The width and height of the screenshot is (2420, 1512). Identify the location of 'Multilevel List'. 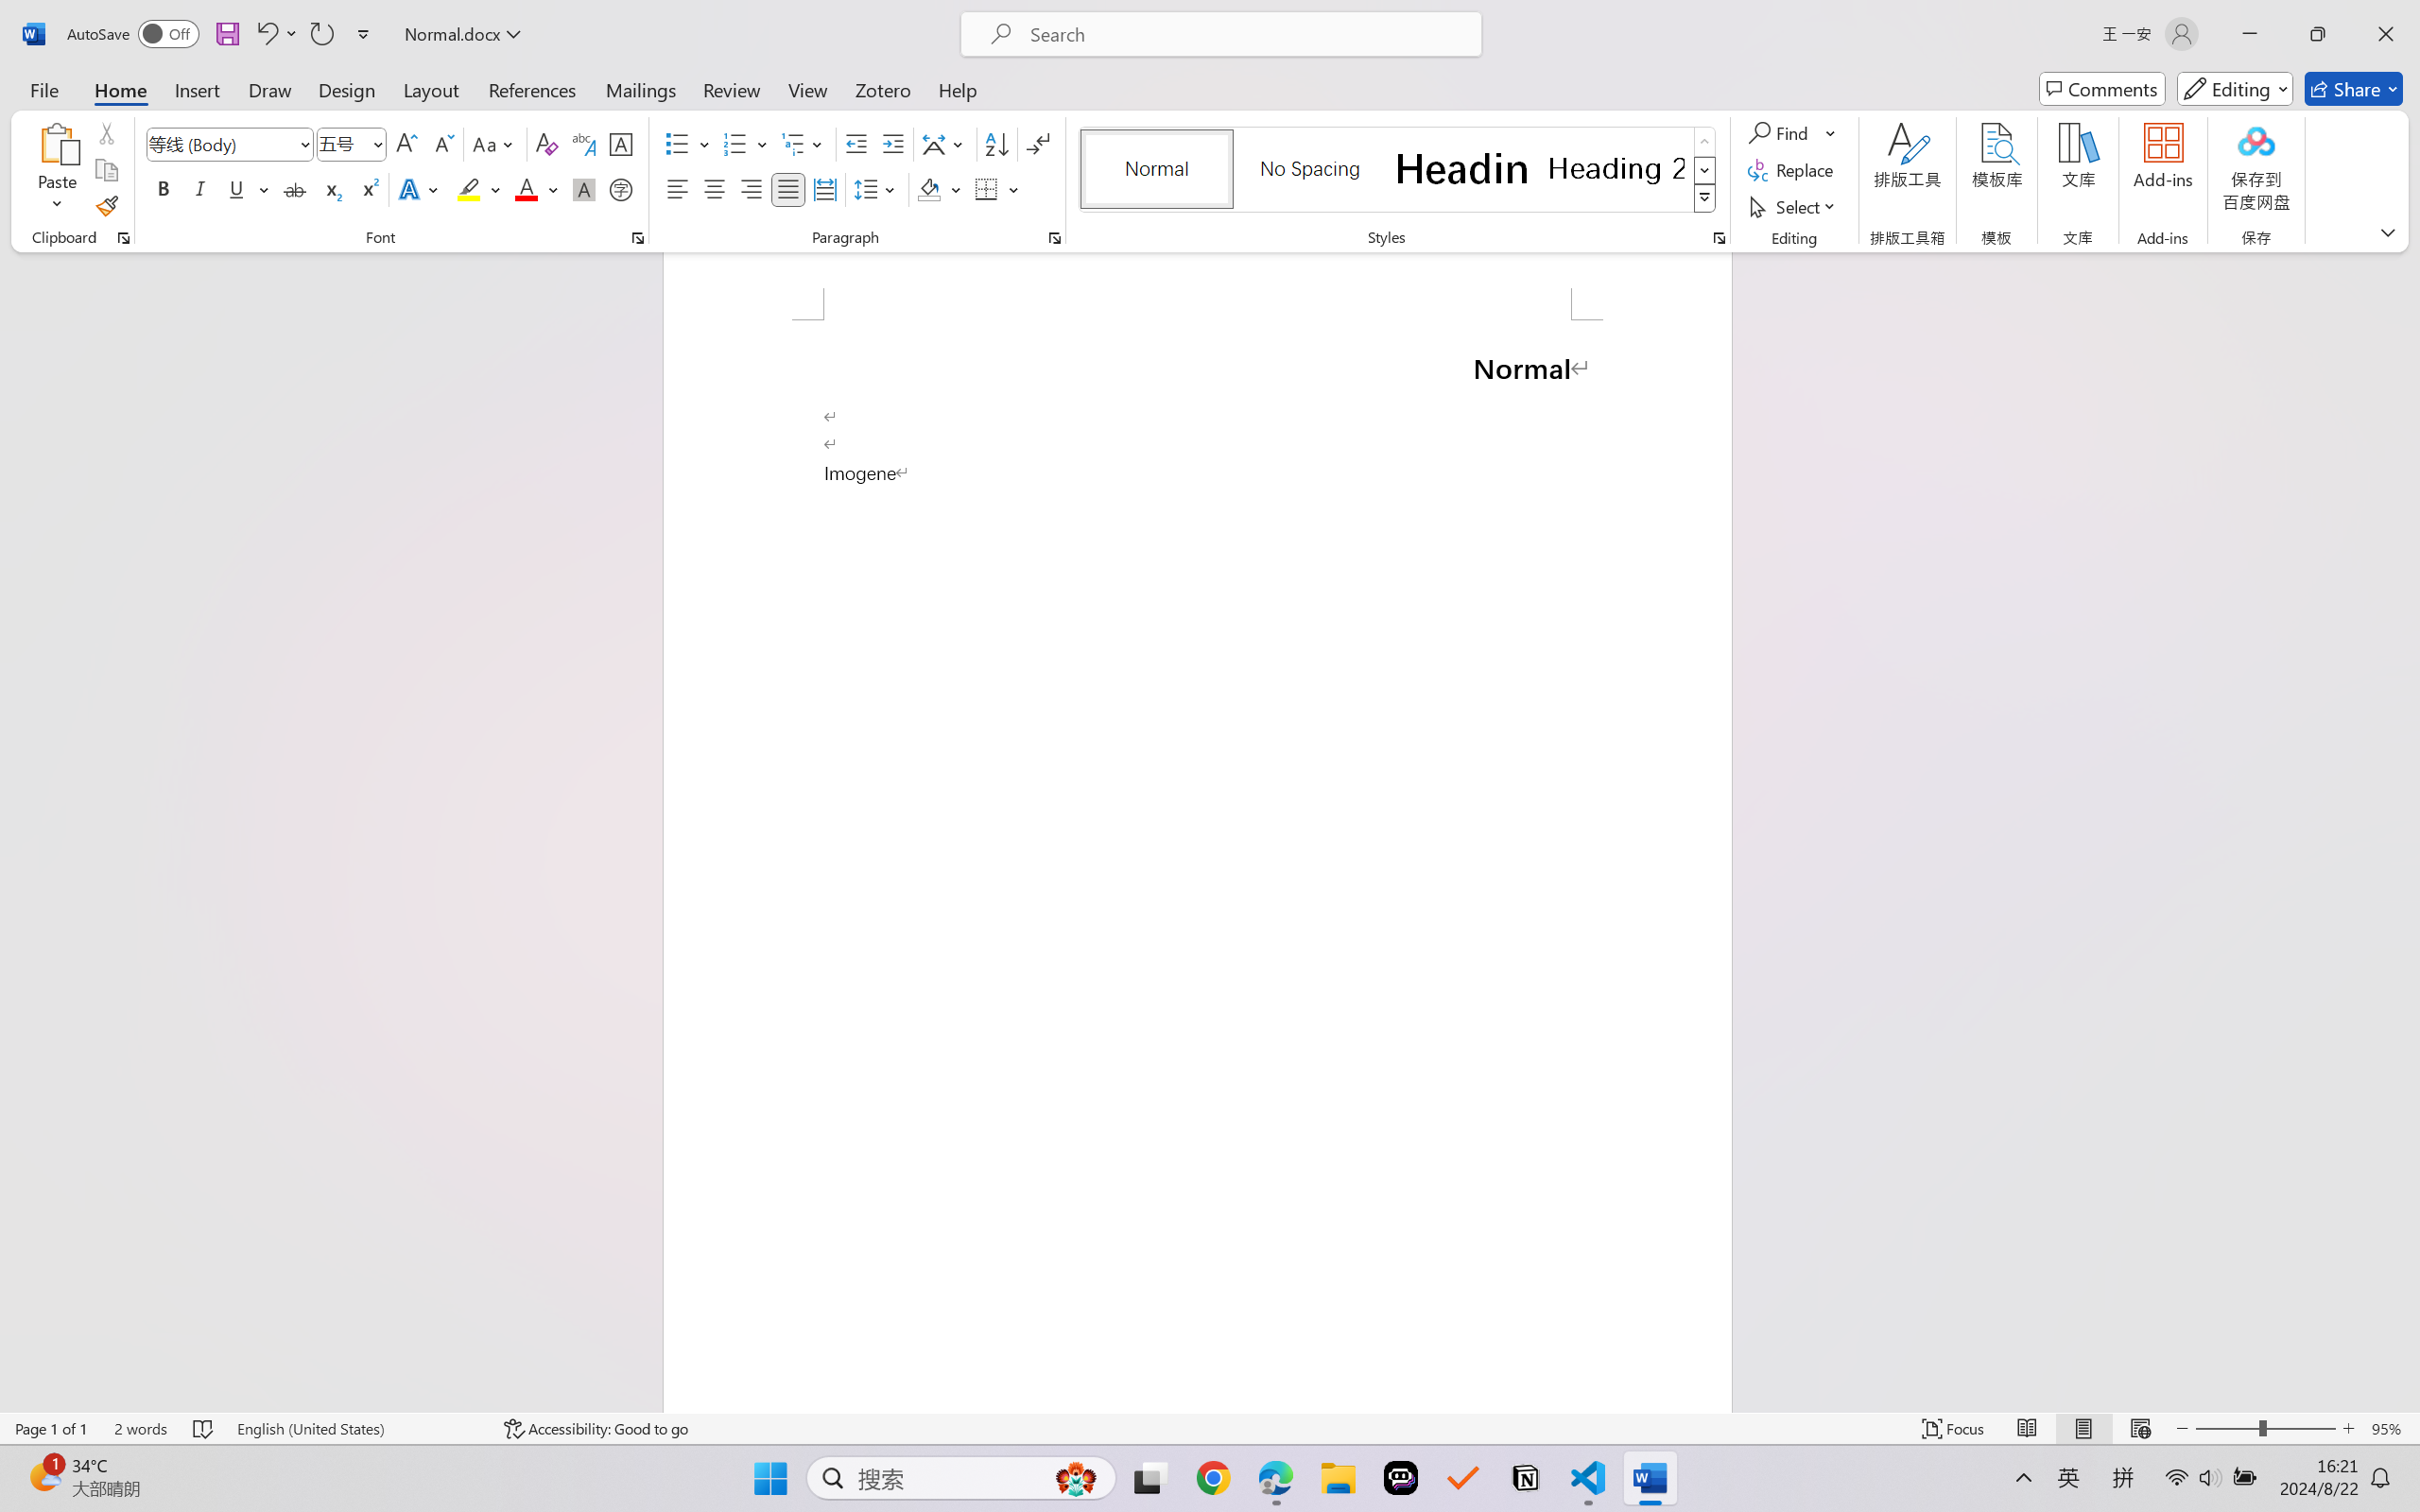
(804, 144).